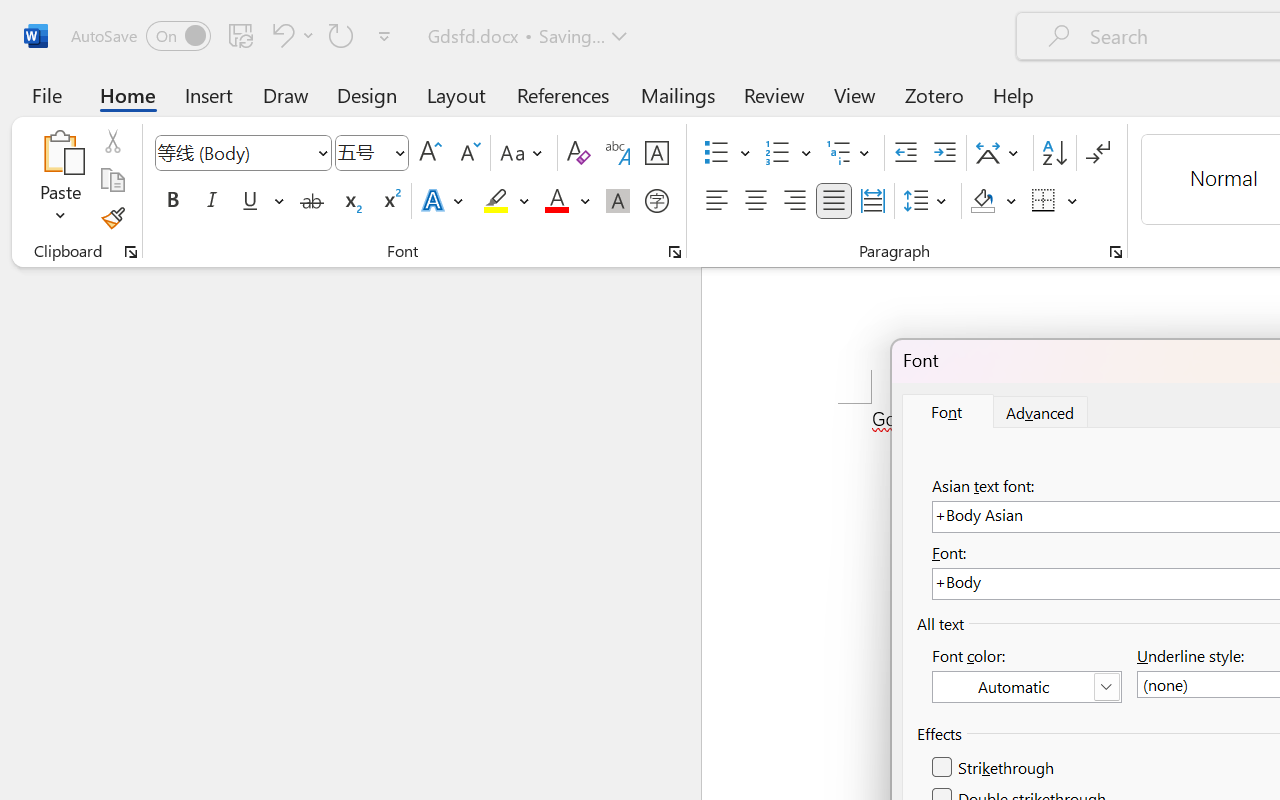 The image size is (1280, 800). I want to click on 'Text Highlight Color Yellow', so click(496, 201).